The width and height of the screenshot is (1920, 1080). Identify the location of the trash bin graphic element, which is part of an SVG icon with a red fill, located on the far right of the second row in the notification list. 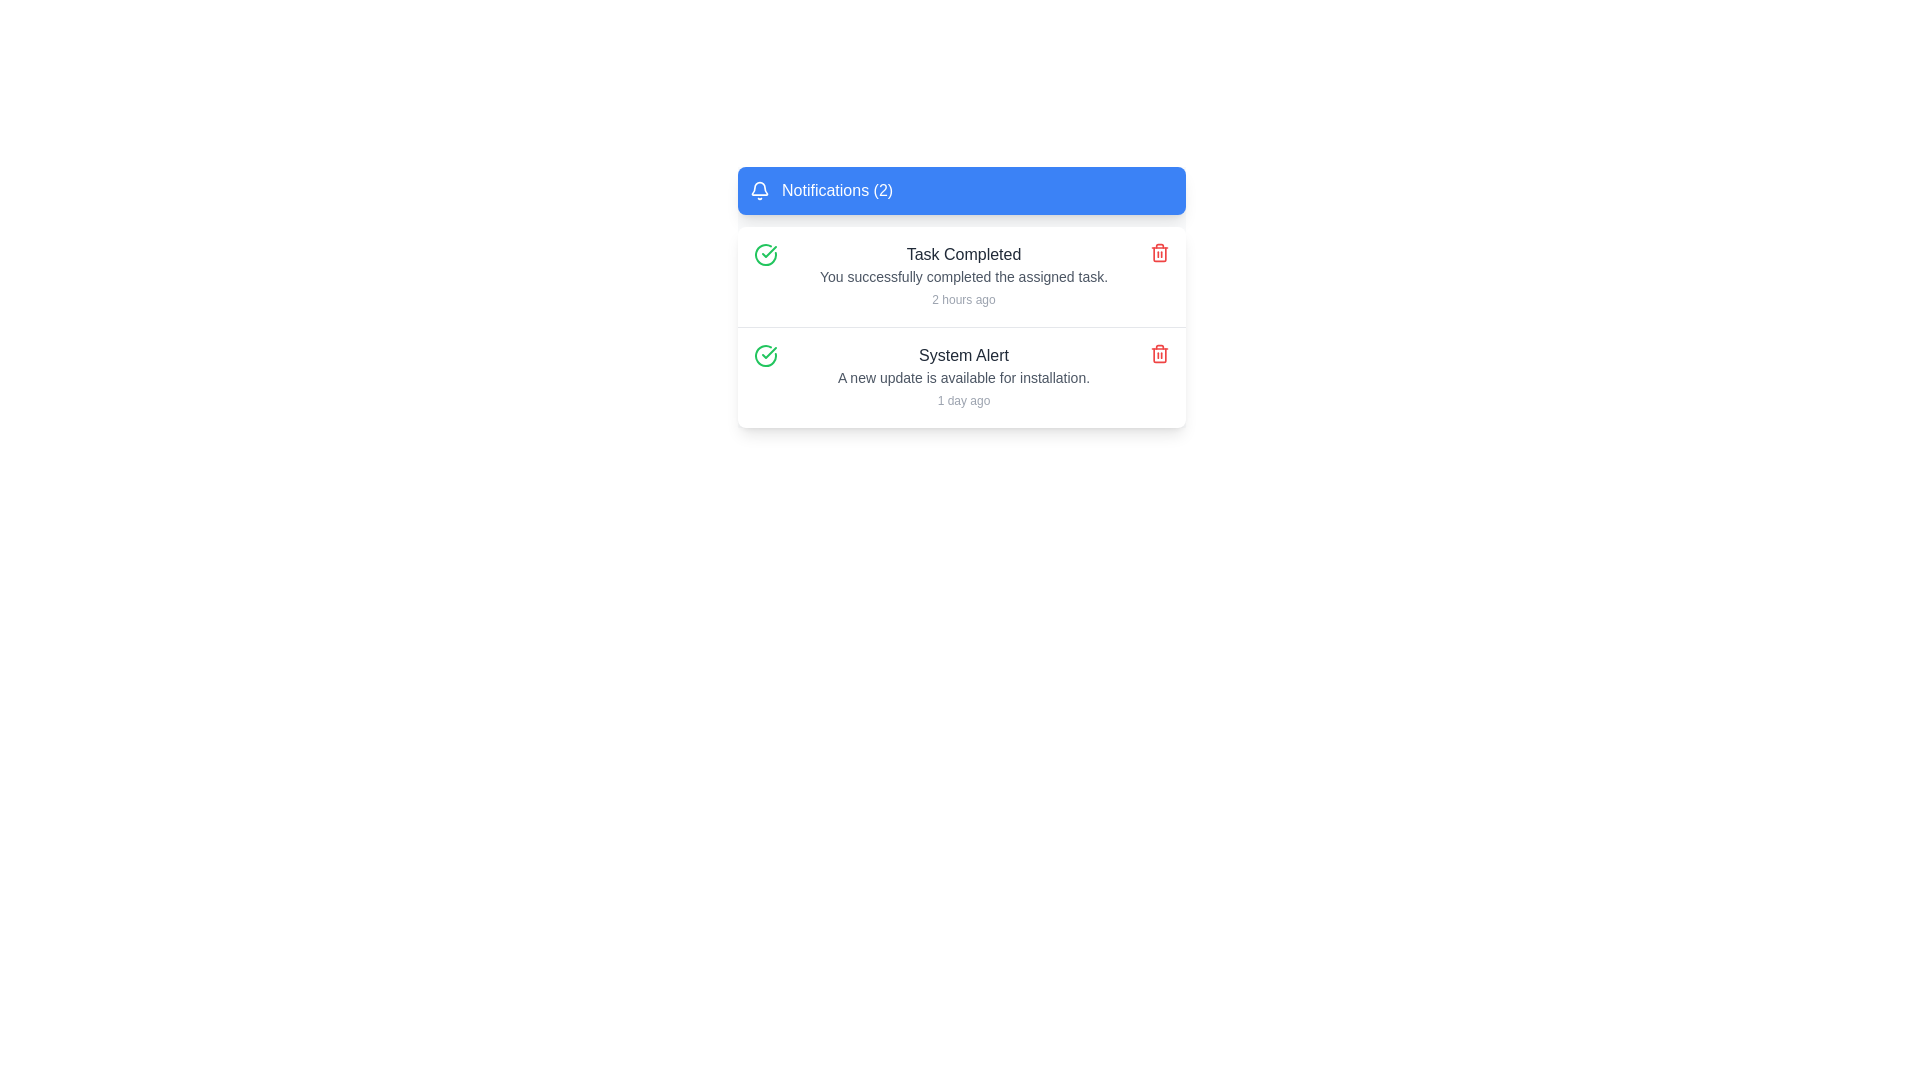
(1160, 353).